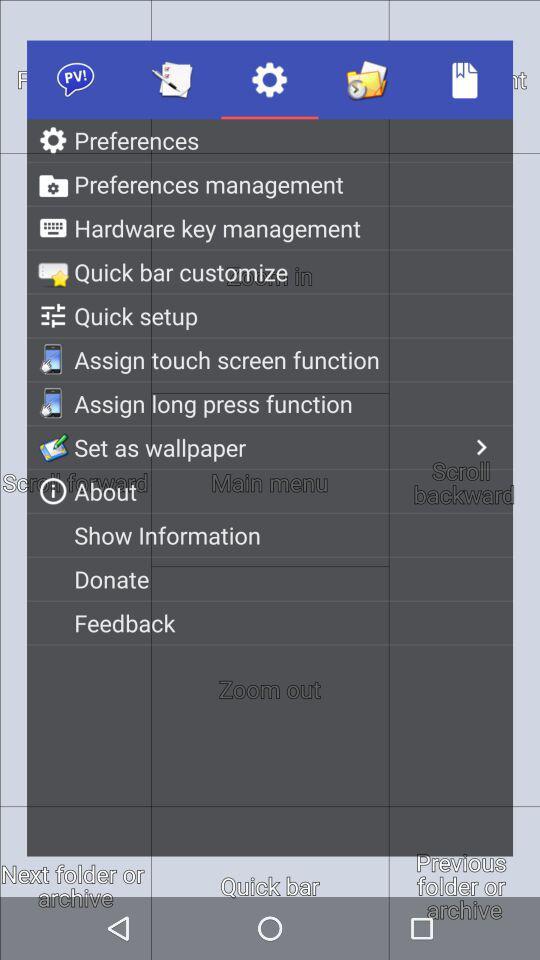 This screenshot has width=540, height=960. What do you see at coordinates (480, 447) in the screenshot?
I see `icon on the right side of set as wallpaper` at bounding box center [480, 447].